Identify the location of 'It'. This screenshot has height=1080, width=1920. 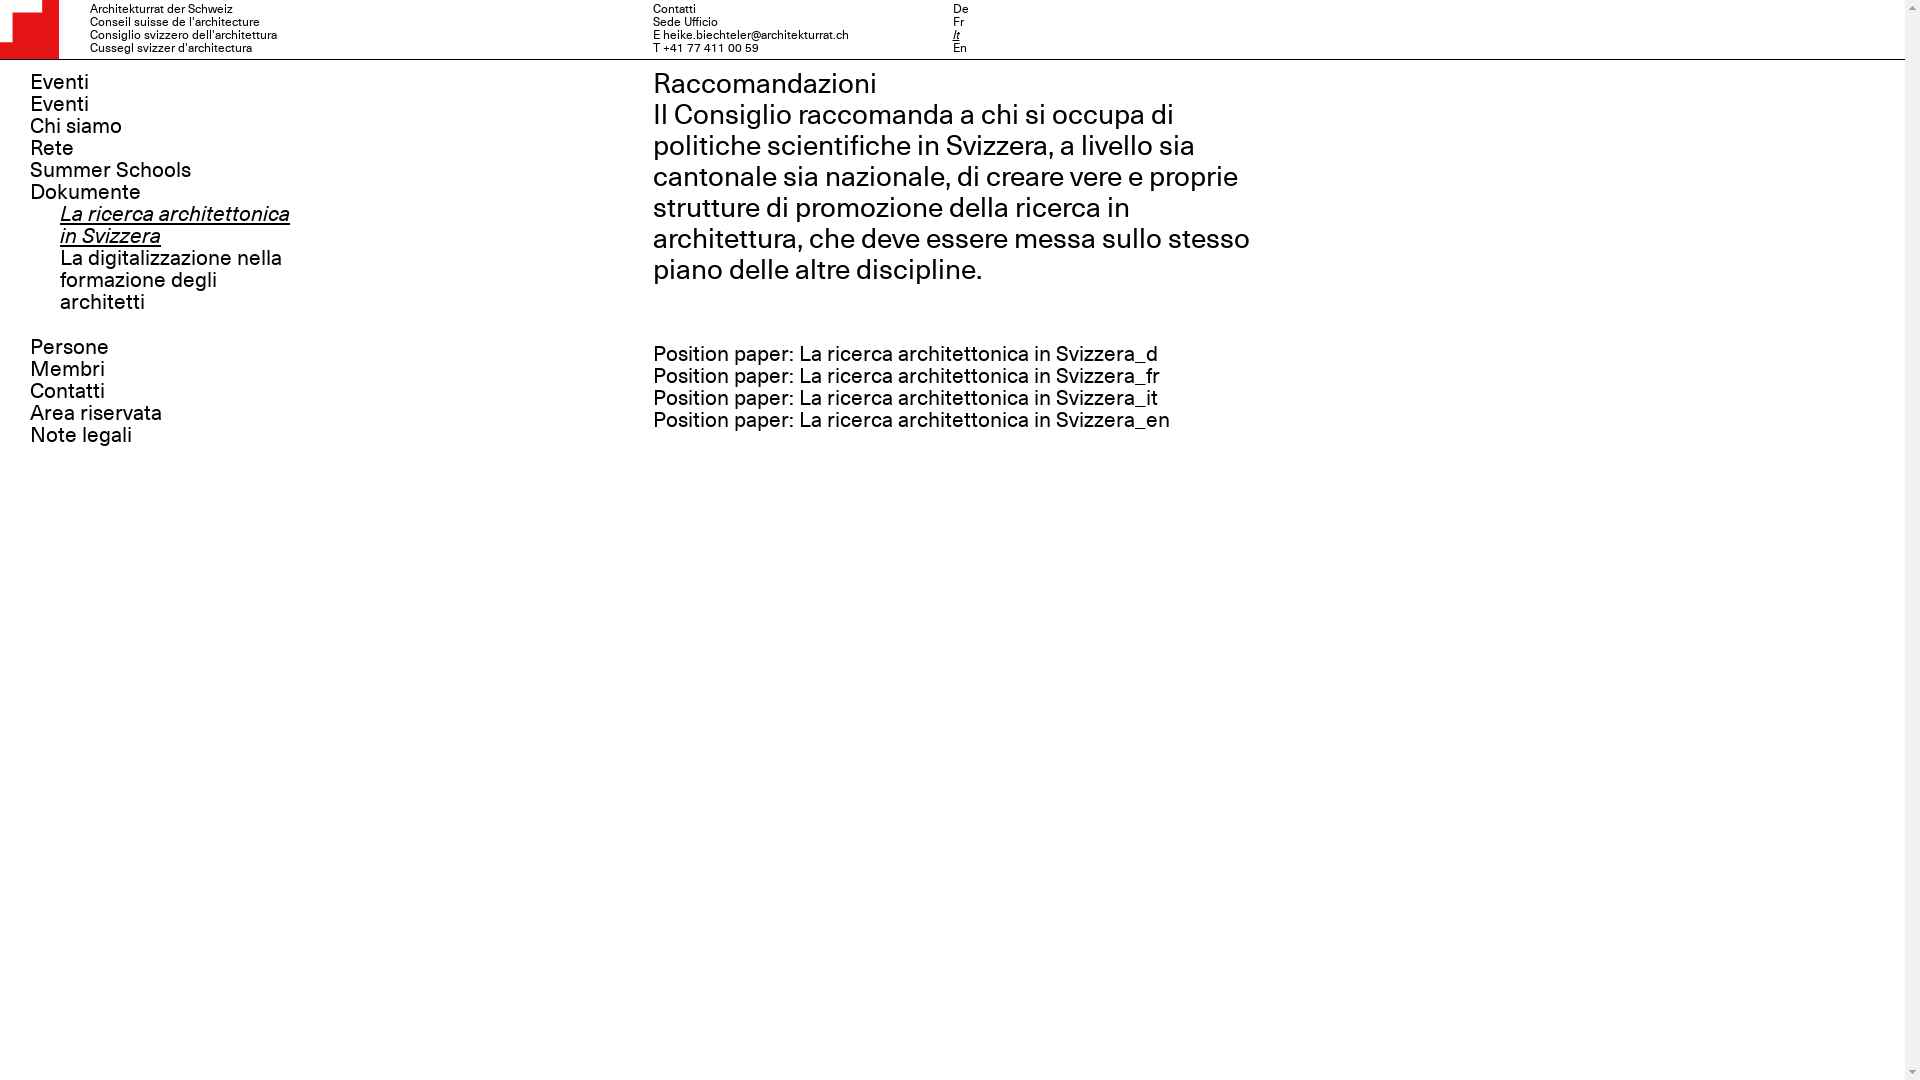
(954, 34).